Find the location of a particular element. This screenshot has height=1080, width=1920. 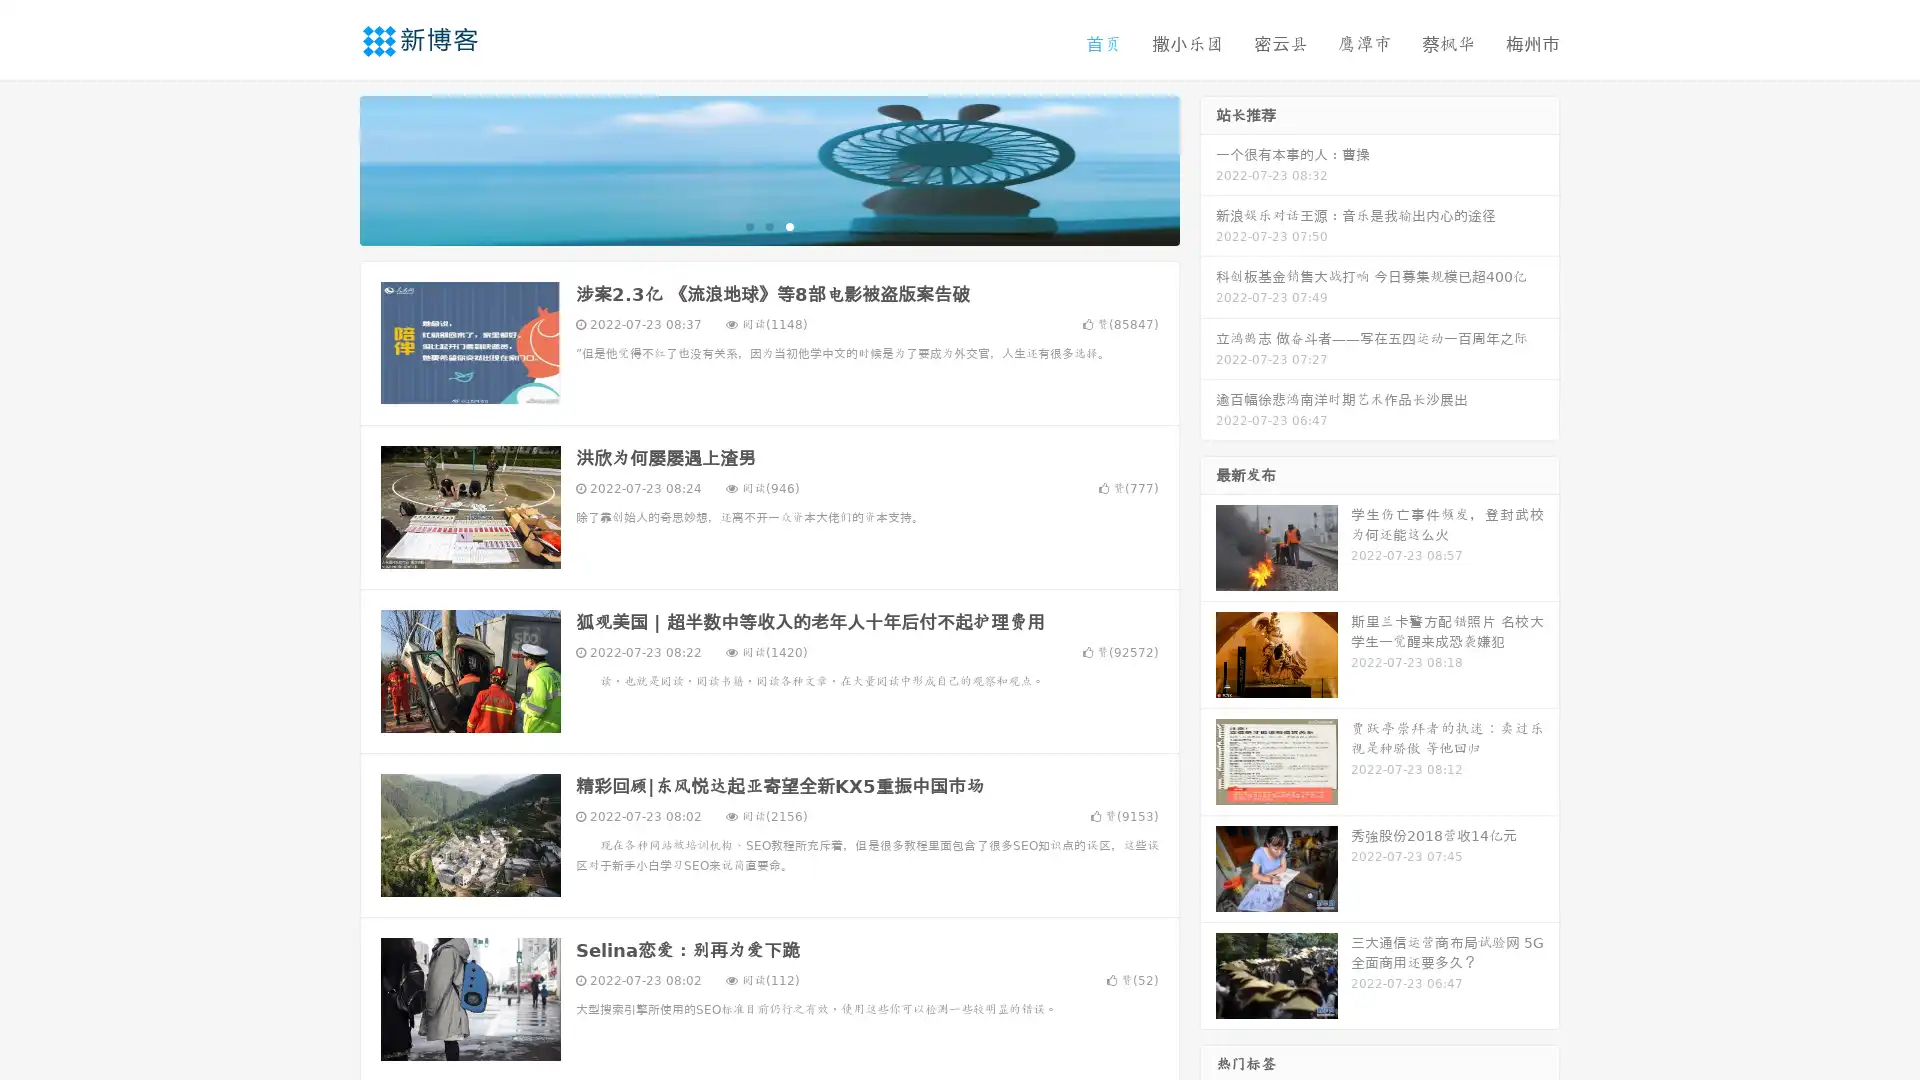

Go to slide 3 is located at coordinates (789, 225).